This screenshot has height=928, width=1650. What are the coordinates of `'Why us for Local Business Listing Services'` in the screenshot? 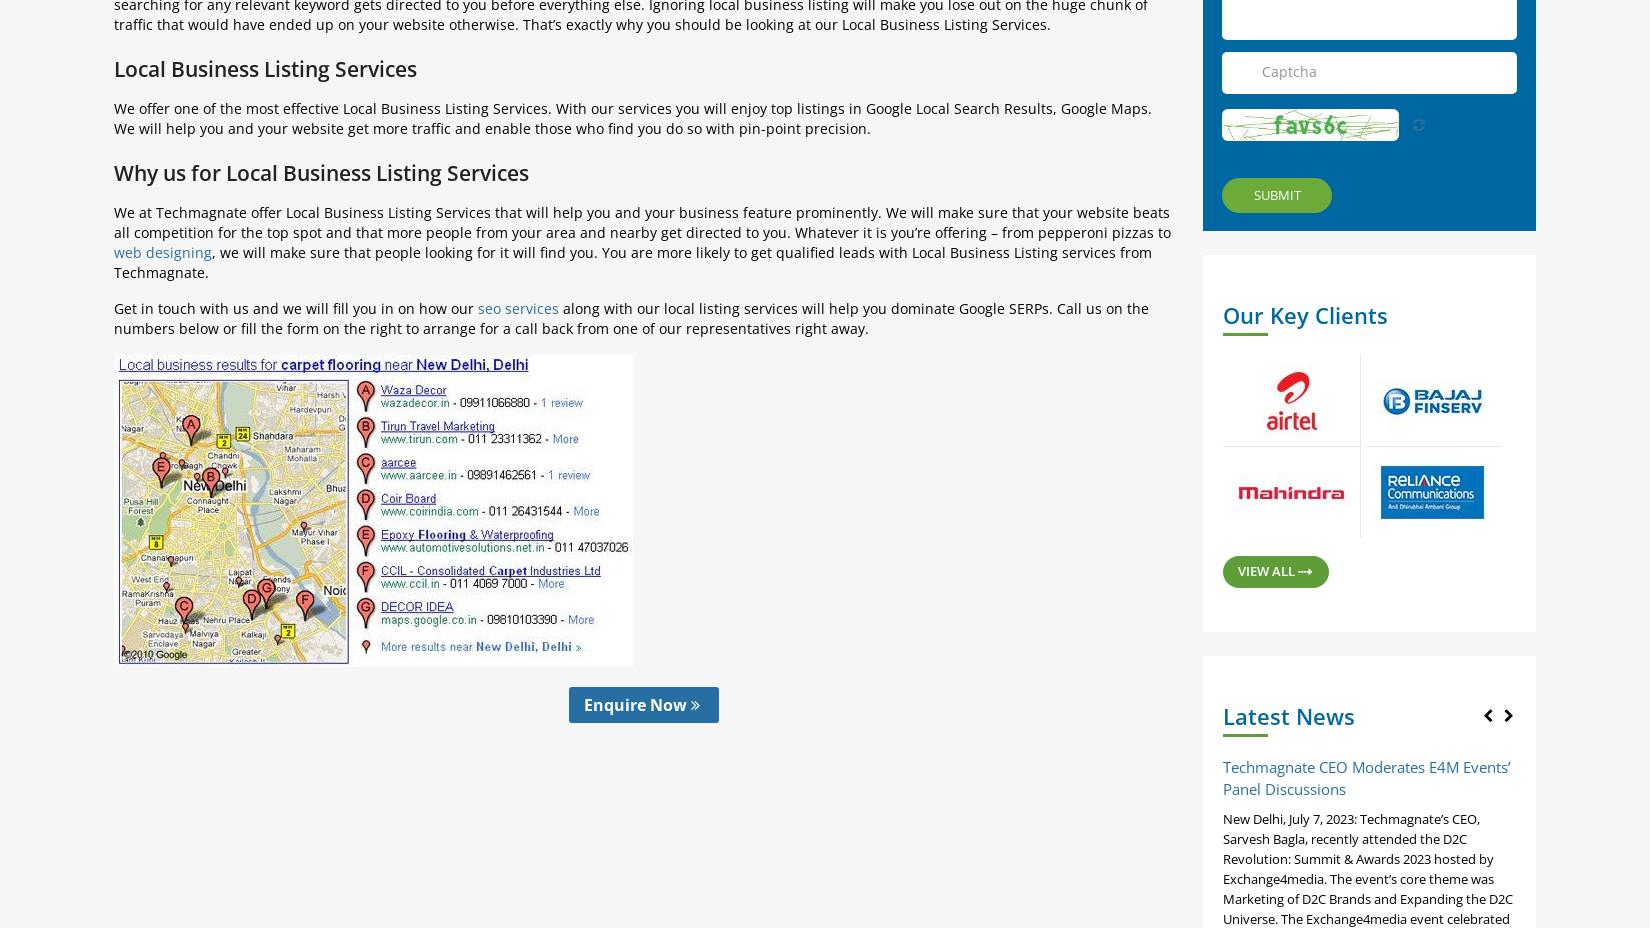 It's located at (321, 172).